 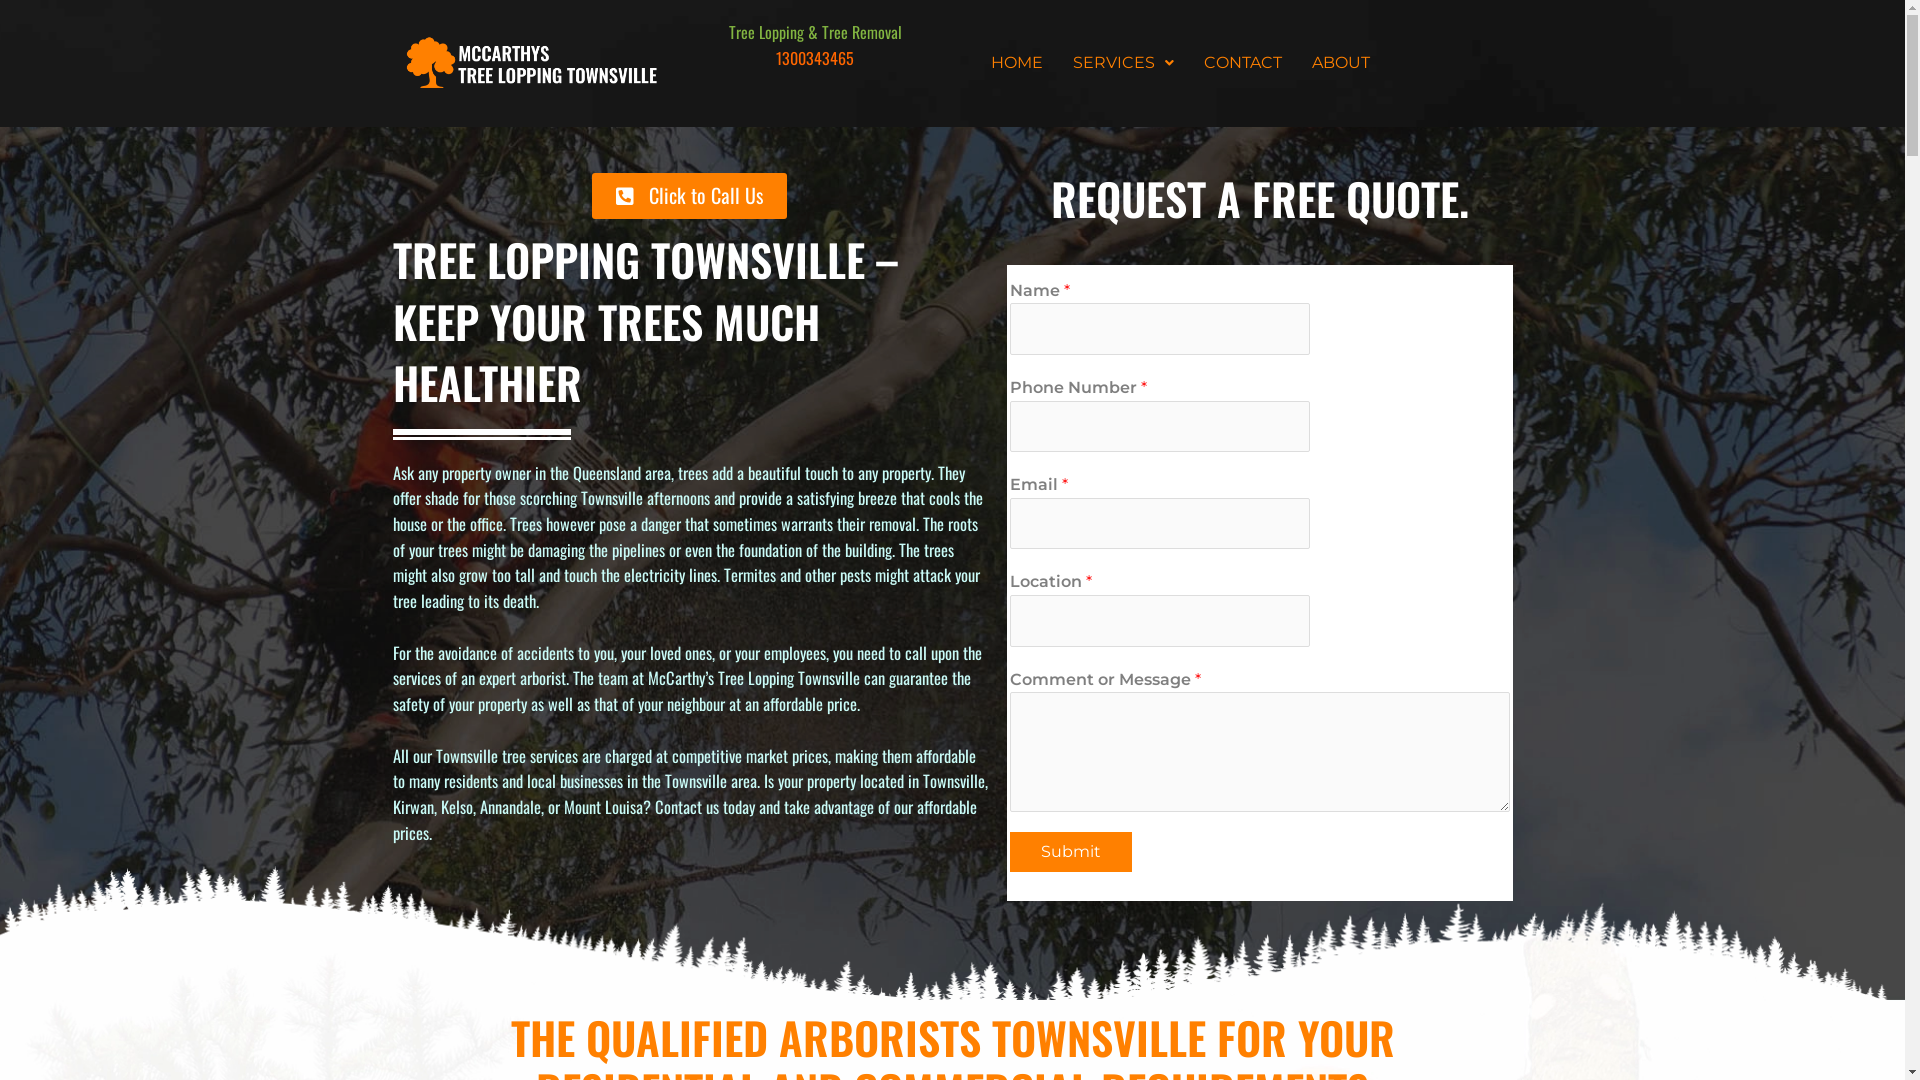 What do you see at coordinates (815, 56) in the screenshot?
I see `'1300343465'` at bounding box center [815, 56].